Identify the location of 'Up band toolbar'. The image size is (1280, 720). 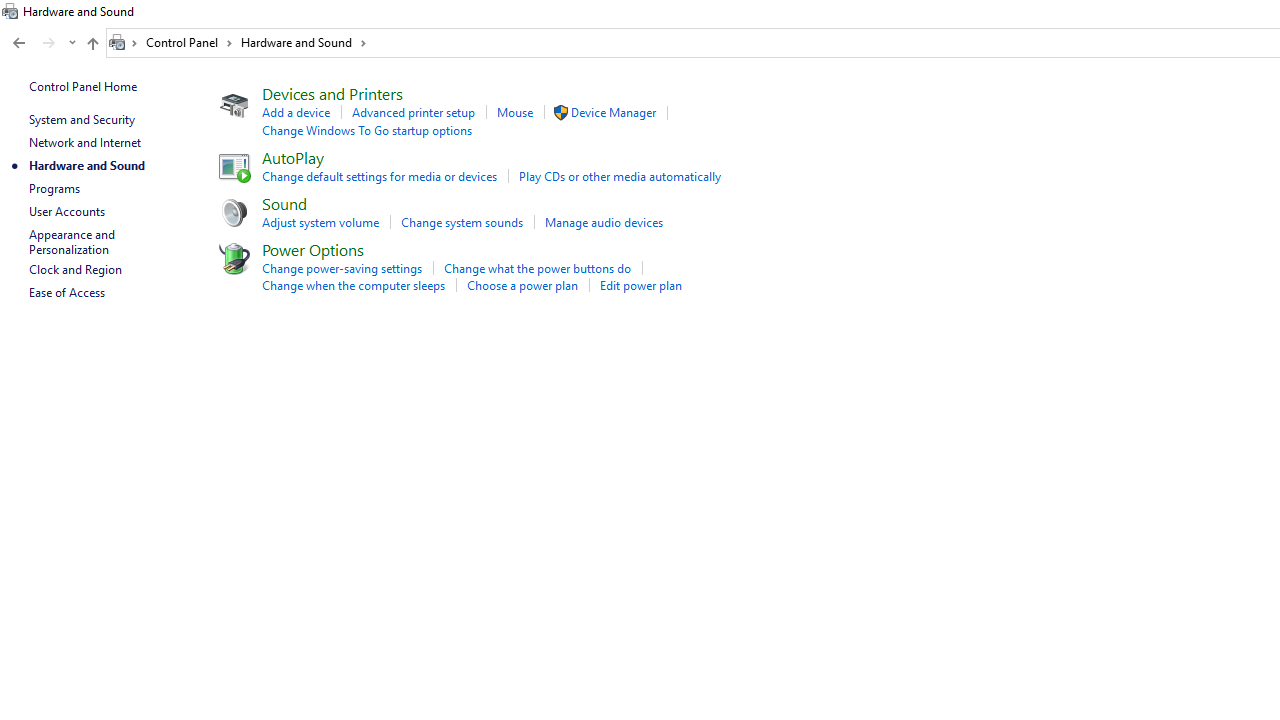
(91, 45).